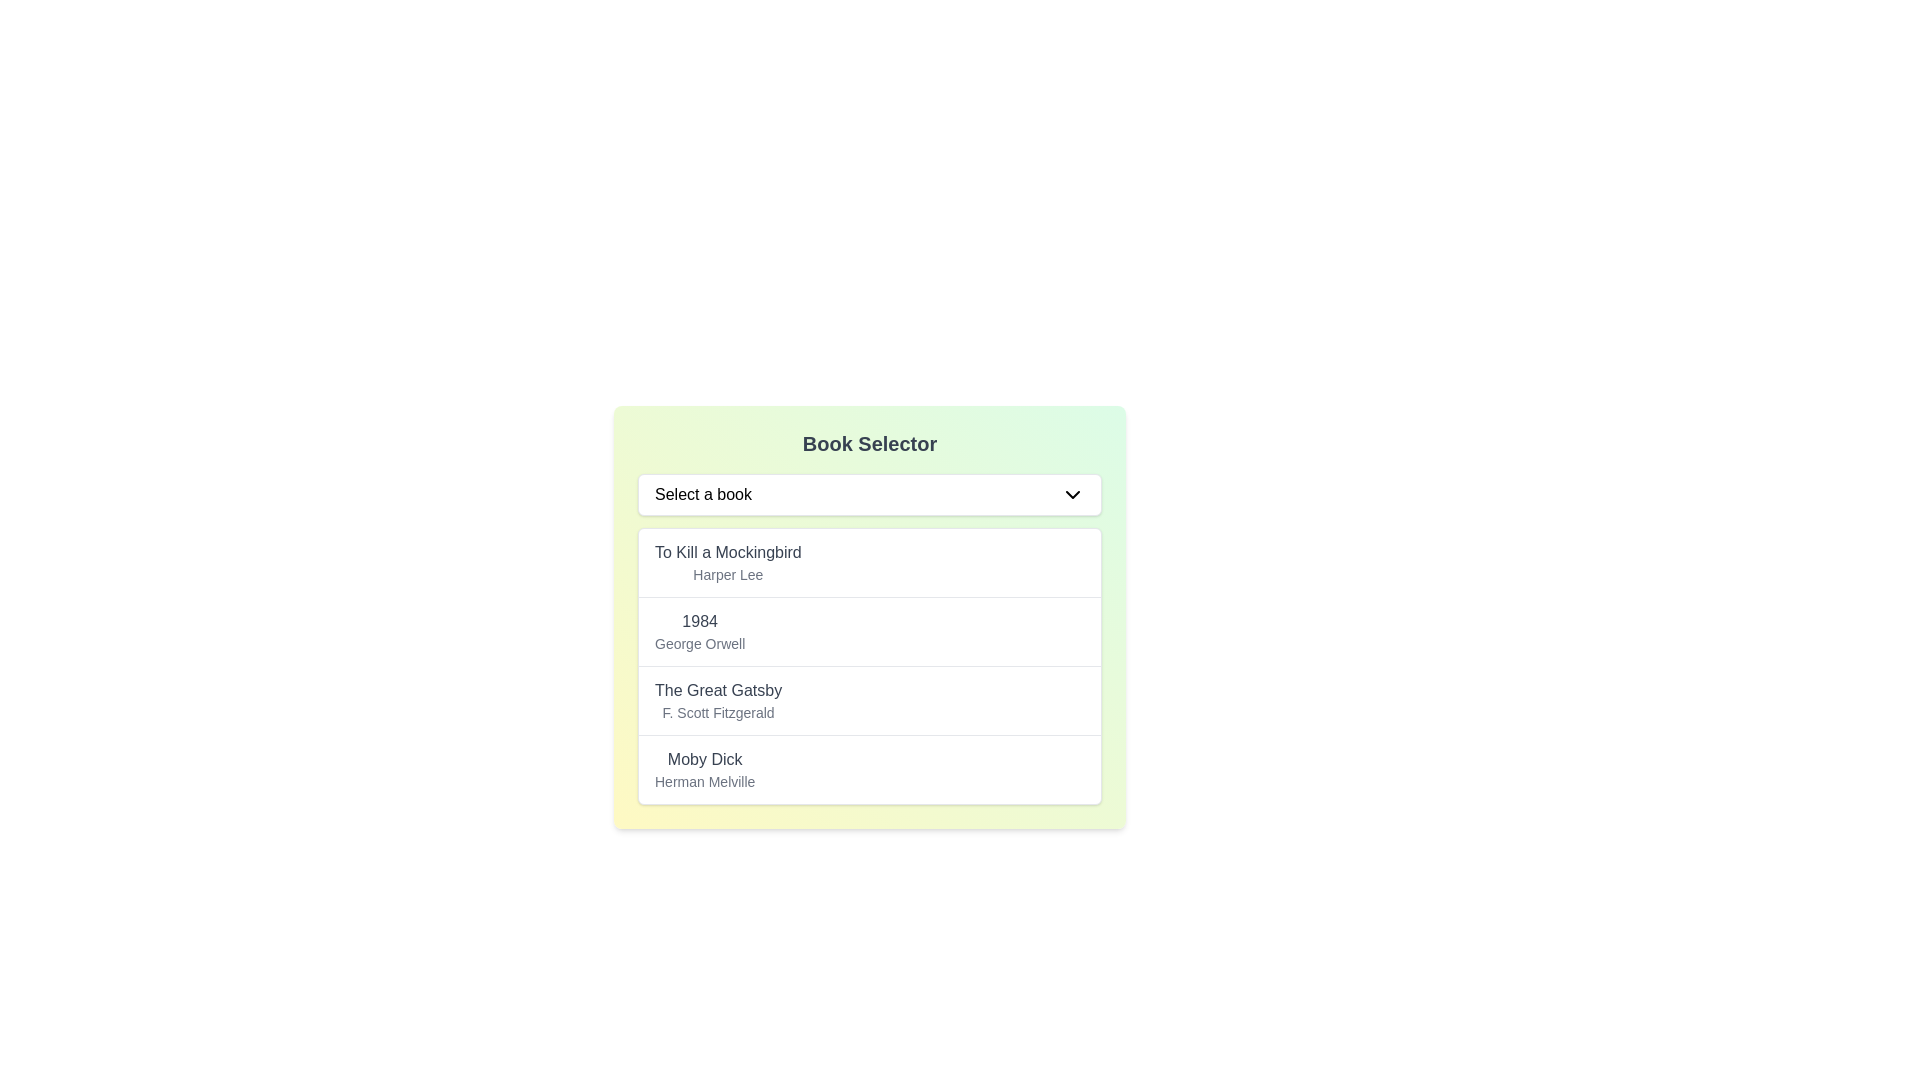  Describe the element at coordinates (705, 769) in the screenshot. I see `the list item displaying 'Moby Dick' by 'Herman Melville'` at that location.